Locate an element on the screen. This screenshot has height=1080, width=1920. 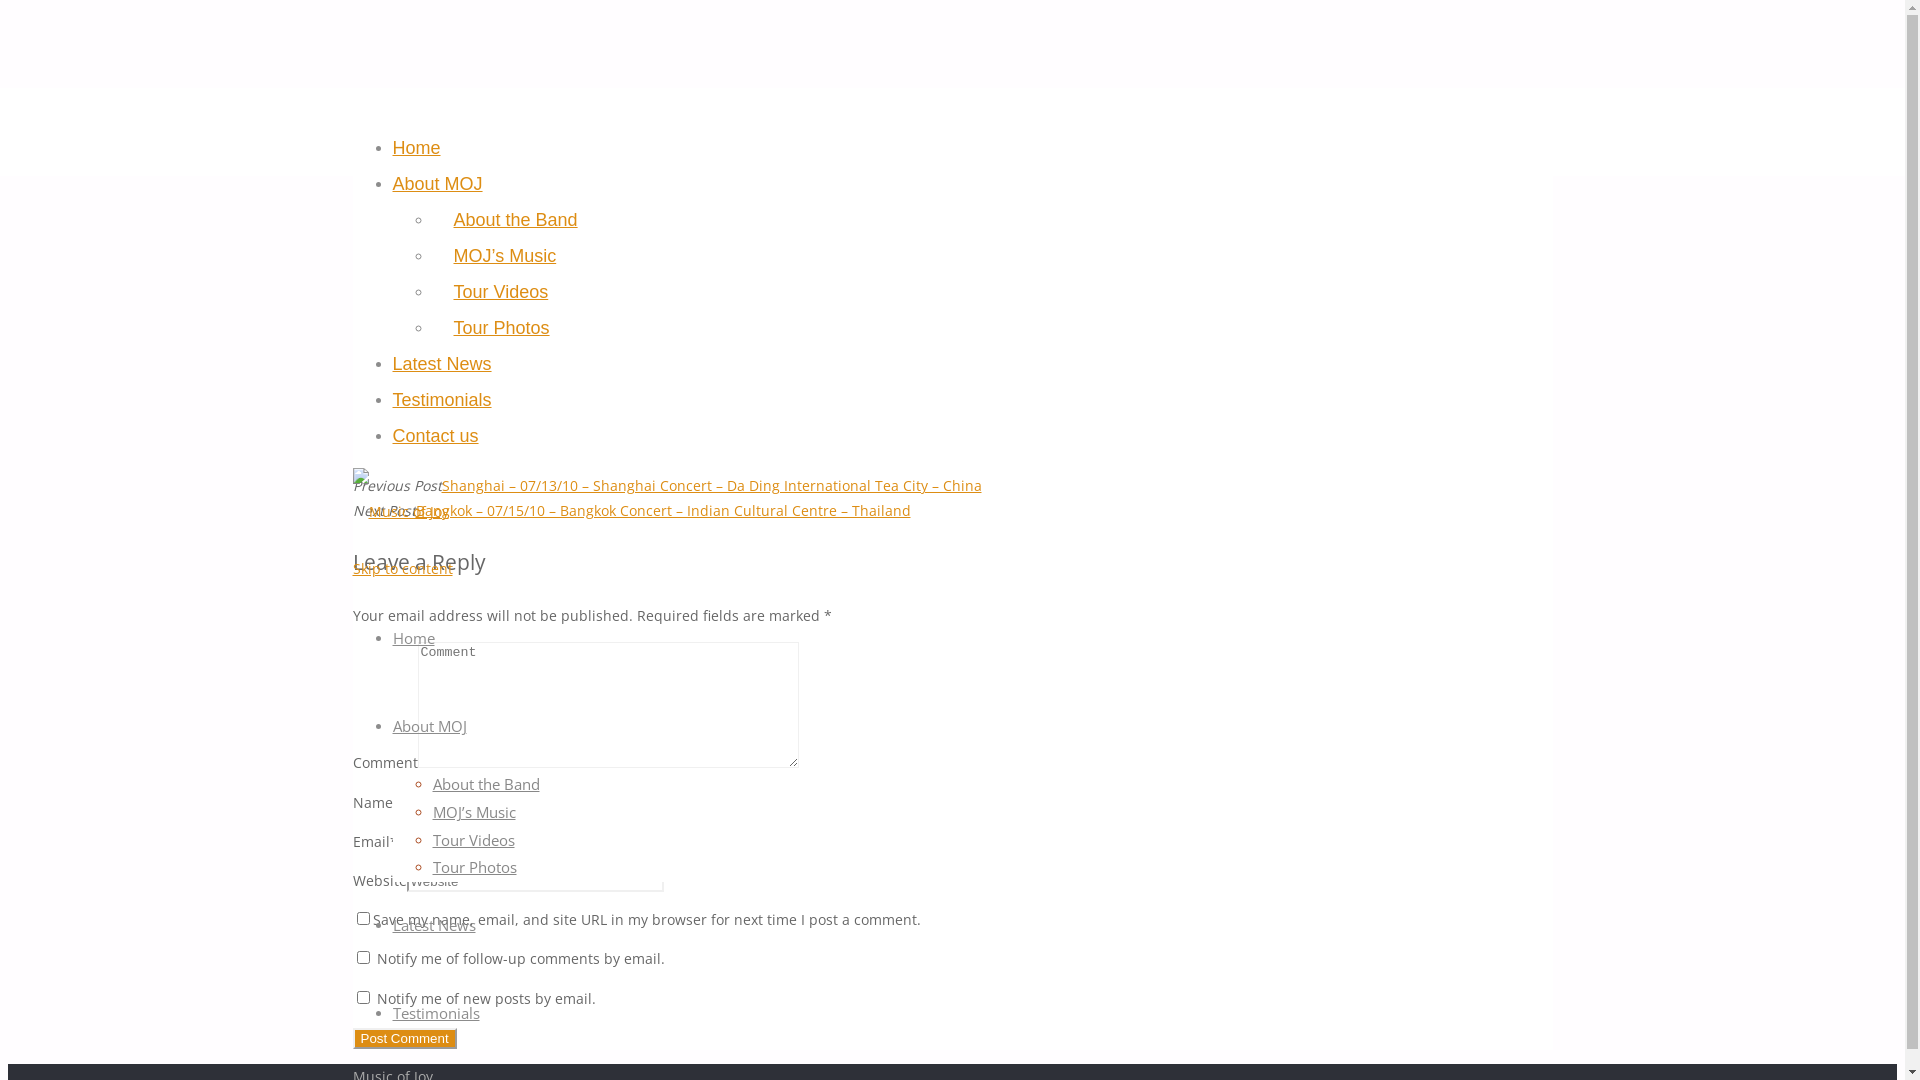
'Skip to content' is located at coordinates (401, 568).